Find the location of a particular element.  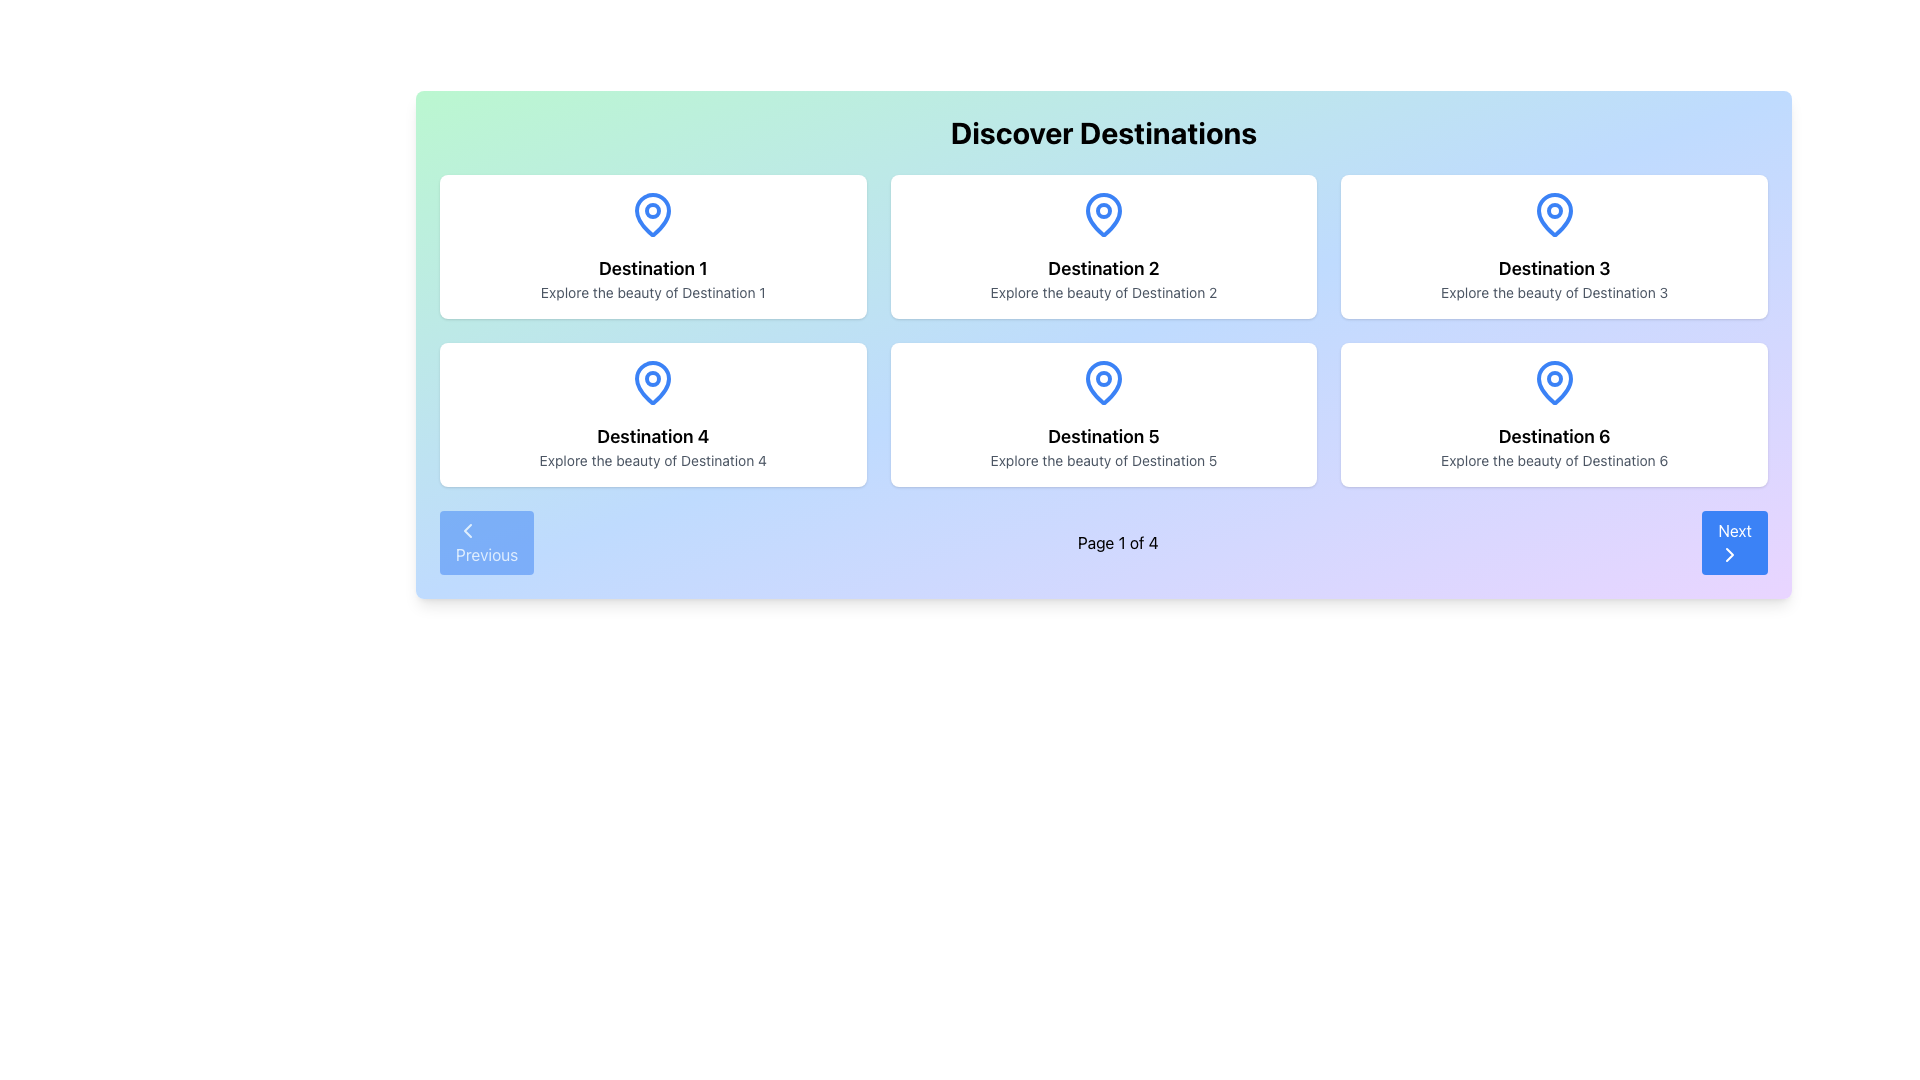

the card for 'Destination 3' is located at coordinates (1553, 245).